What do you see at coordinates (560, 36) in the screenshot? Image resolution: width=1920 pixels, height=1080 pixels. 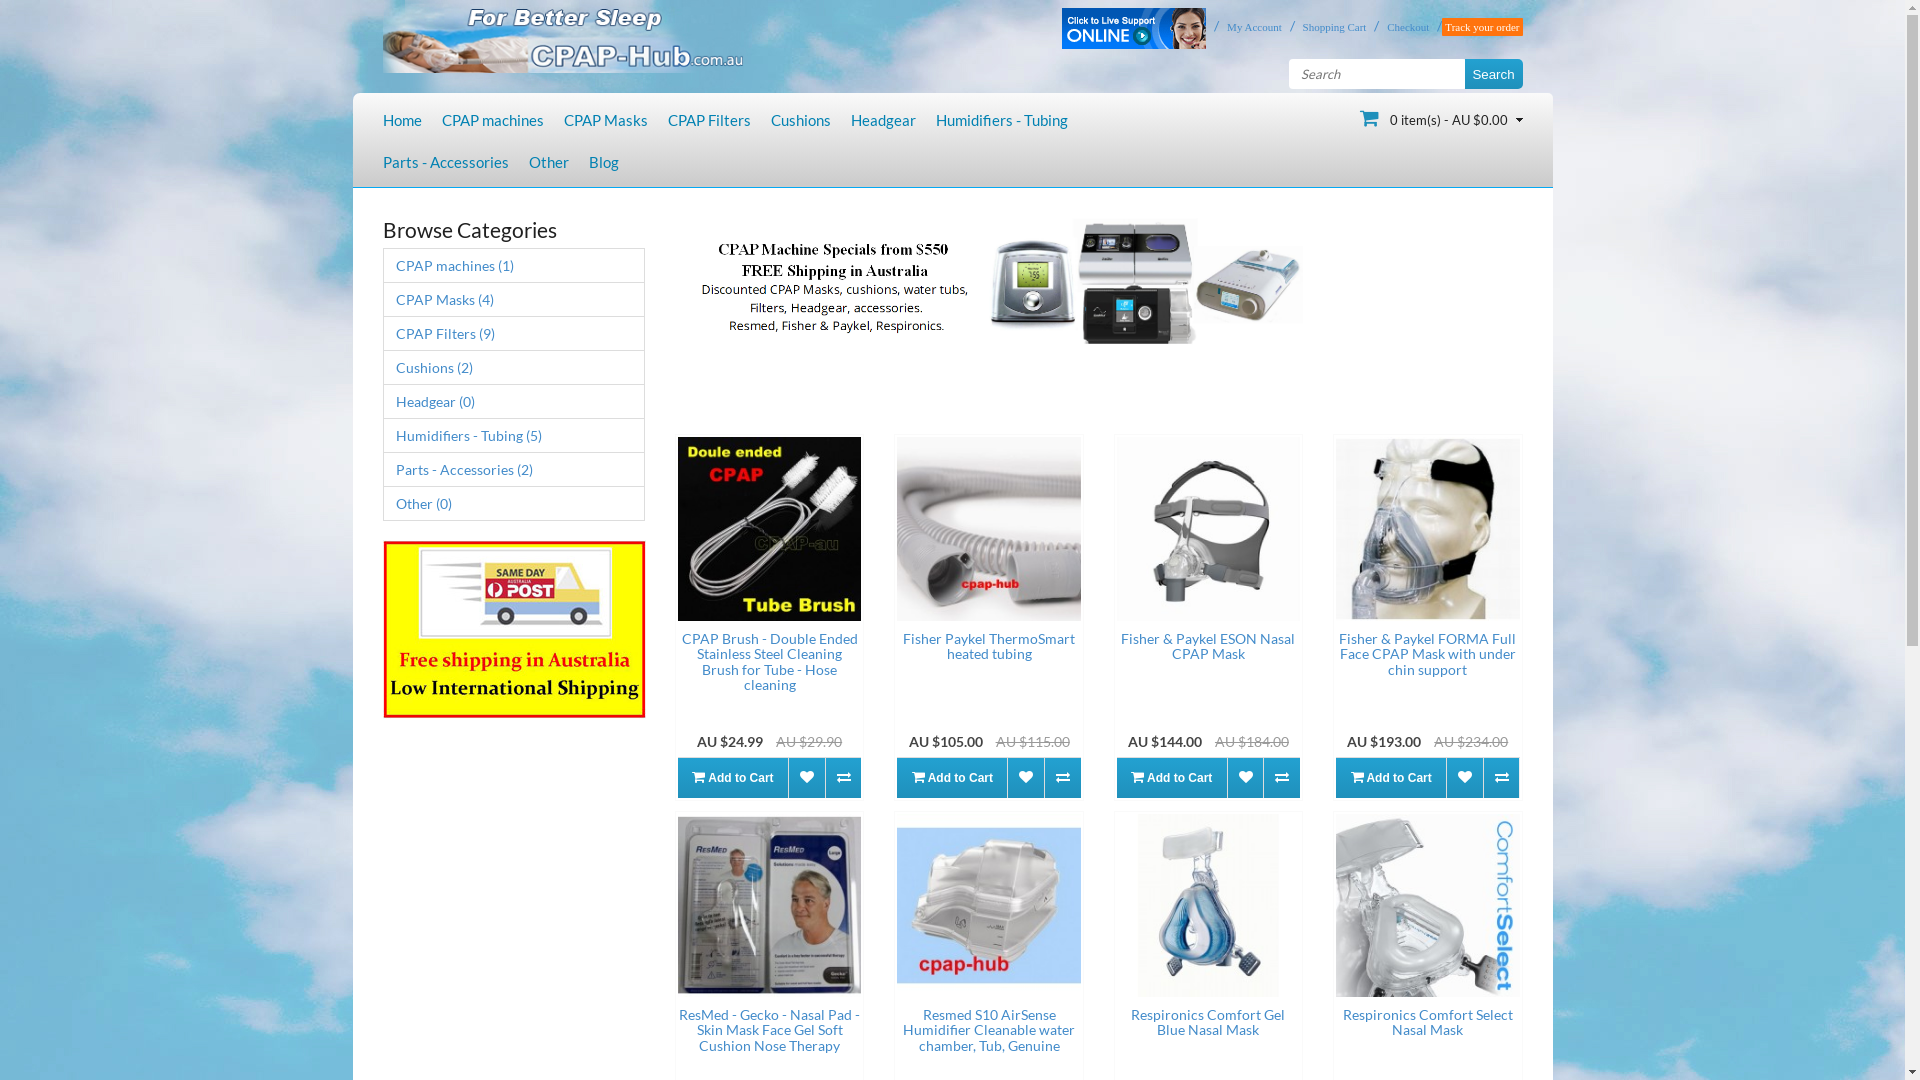 I see `'Cpap-Hub'` at bounding box center [560, 36].